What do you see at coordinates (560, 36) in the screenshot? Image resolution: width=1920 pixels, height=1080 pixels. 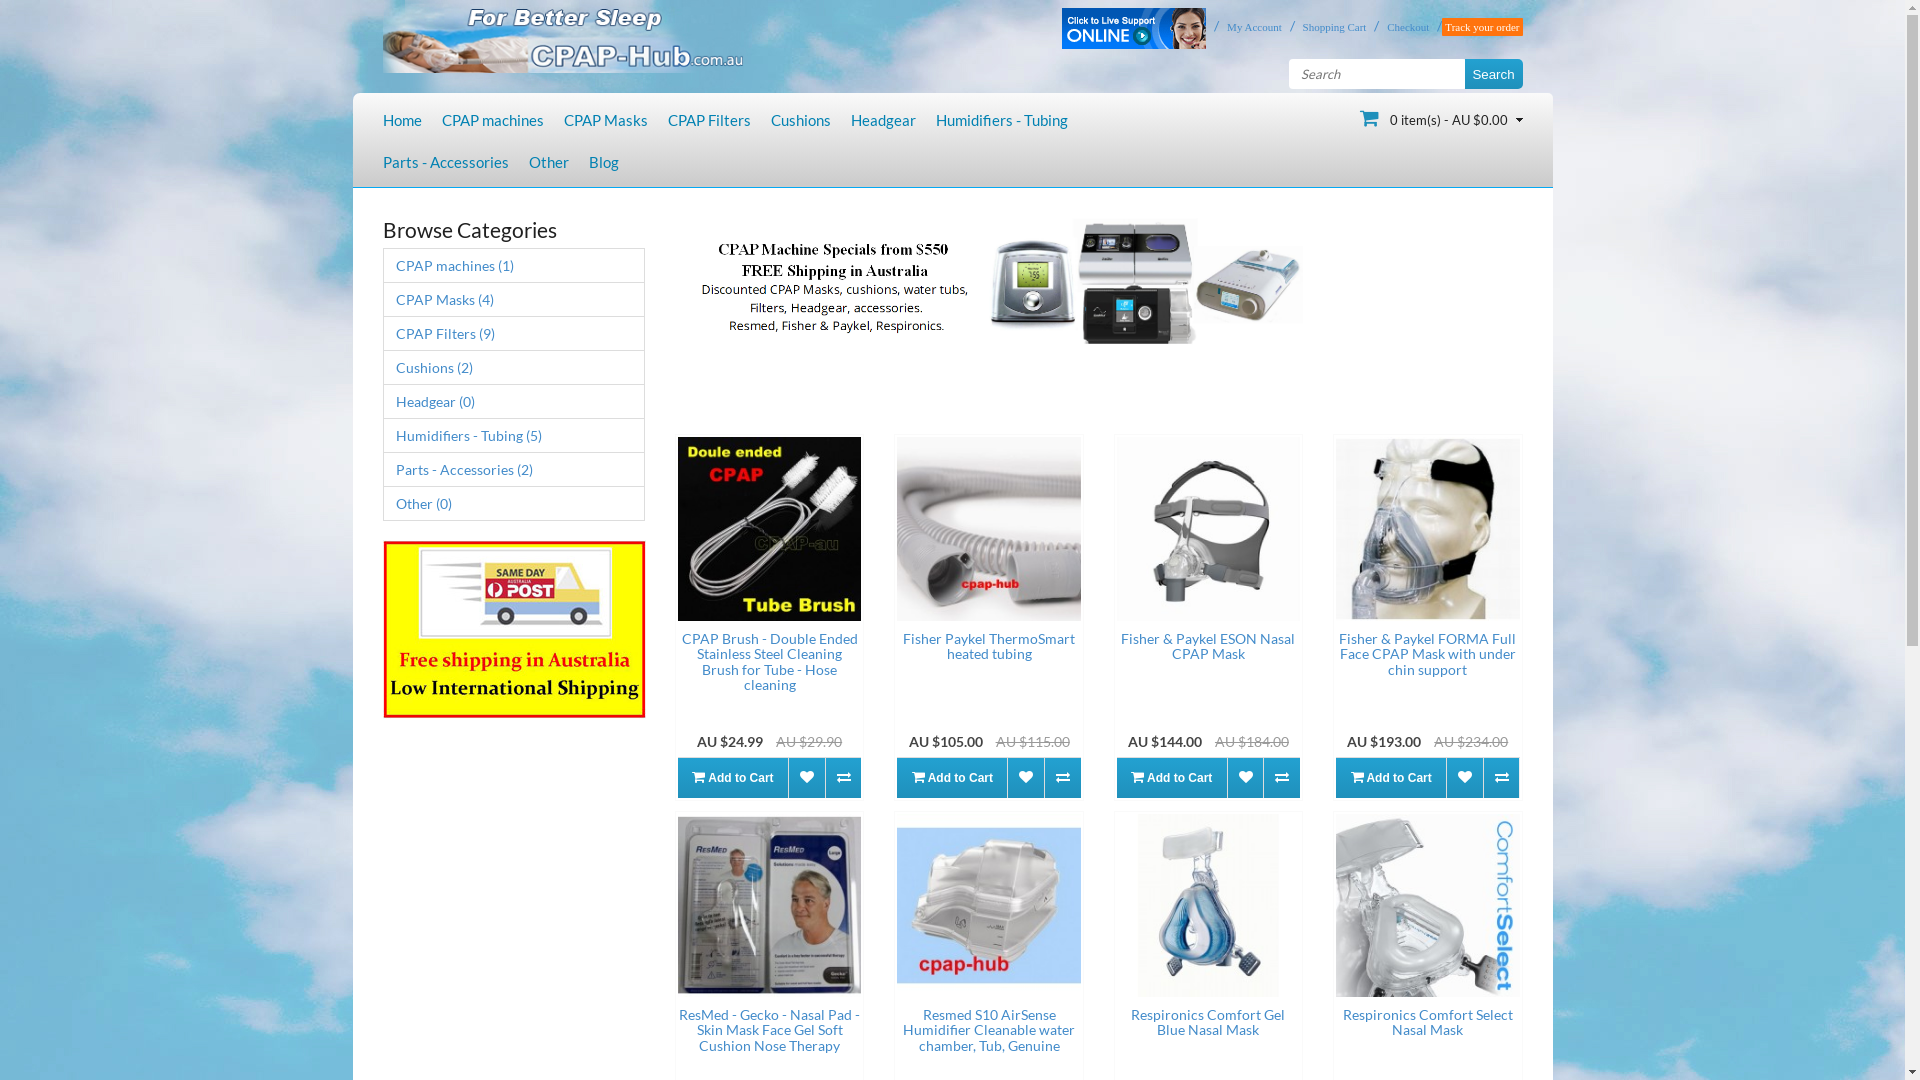 I see `'Cpap-Hub'` at bounding box center [560, 36].